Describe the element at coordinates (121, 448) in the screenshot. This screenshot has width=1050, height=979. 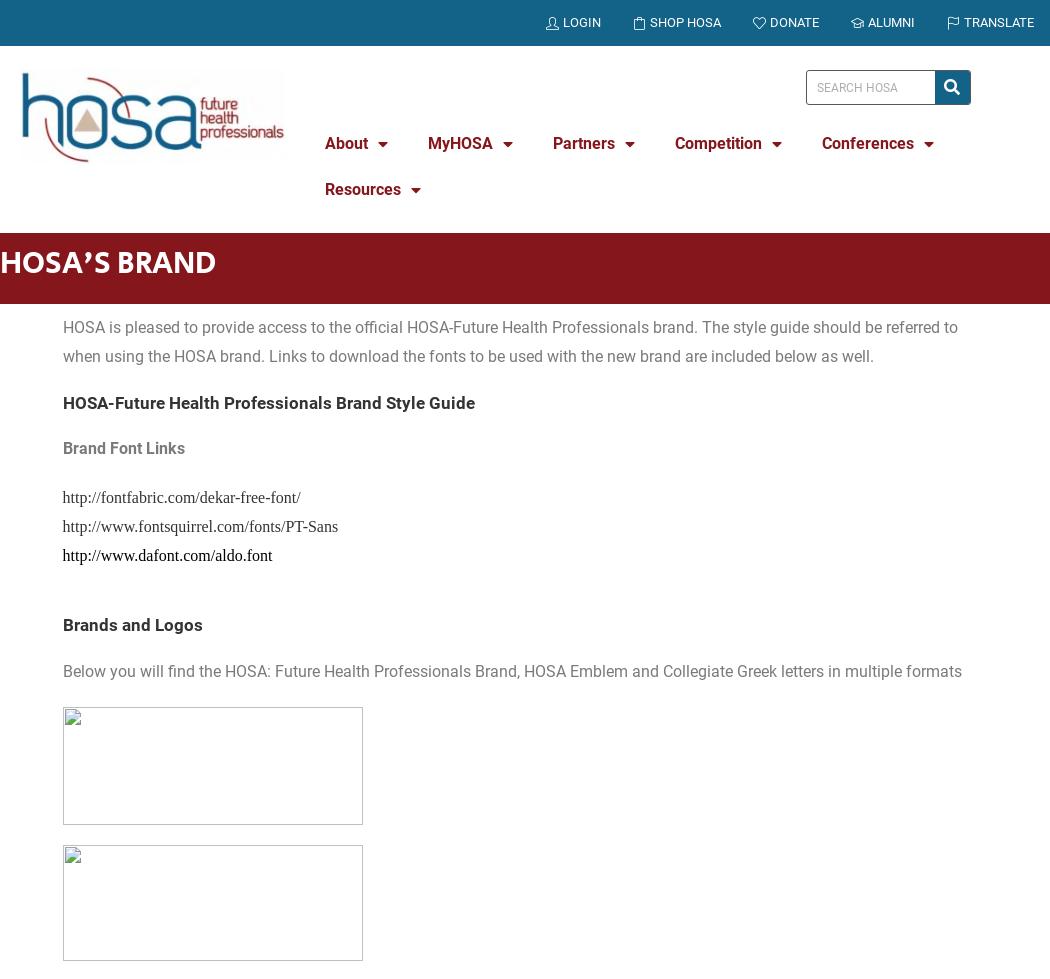
I see `'Brand Font Links'` at that location.